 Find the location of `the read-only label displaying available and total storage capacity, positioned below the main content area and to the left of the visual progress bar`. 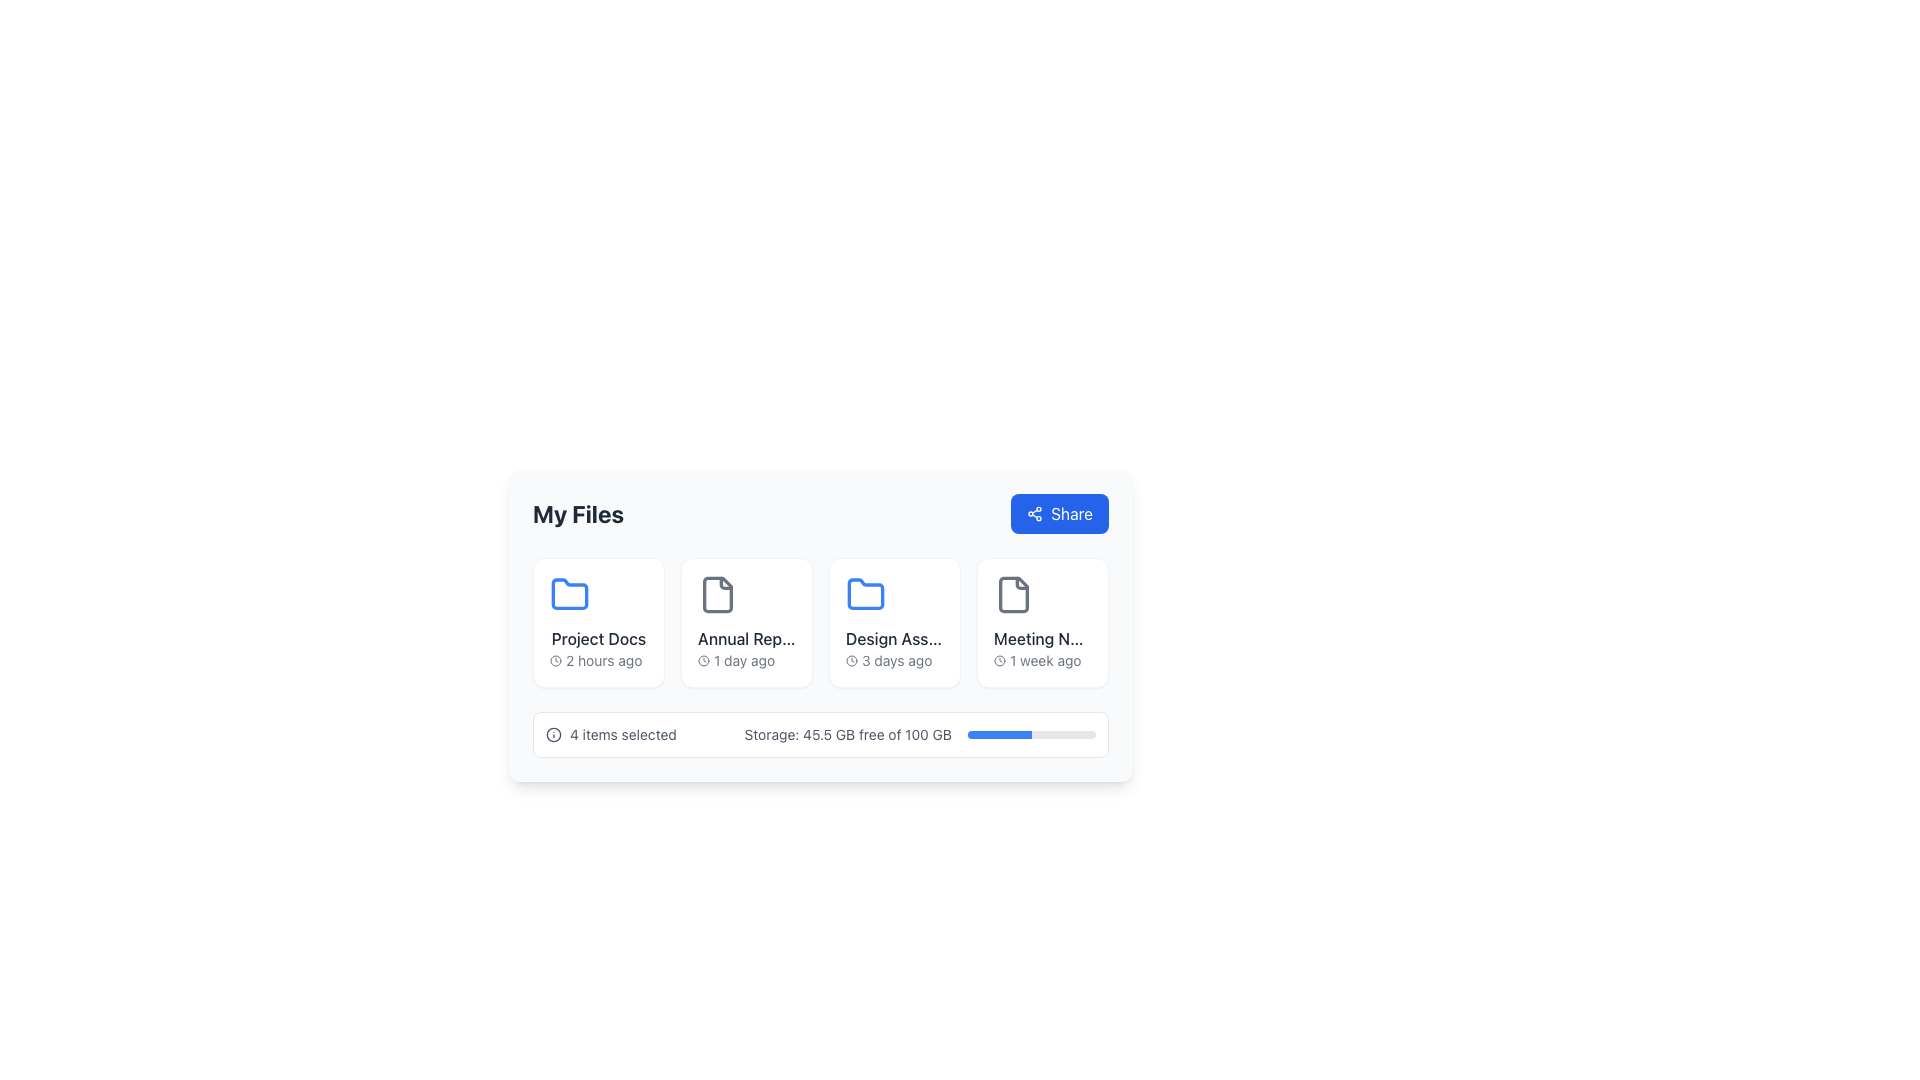

the read-only label displaying available and total storage capacity, positioned below the main content area and to the left of the visual progress bar is located at coordinates (848, 735).